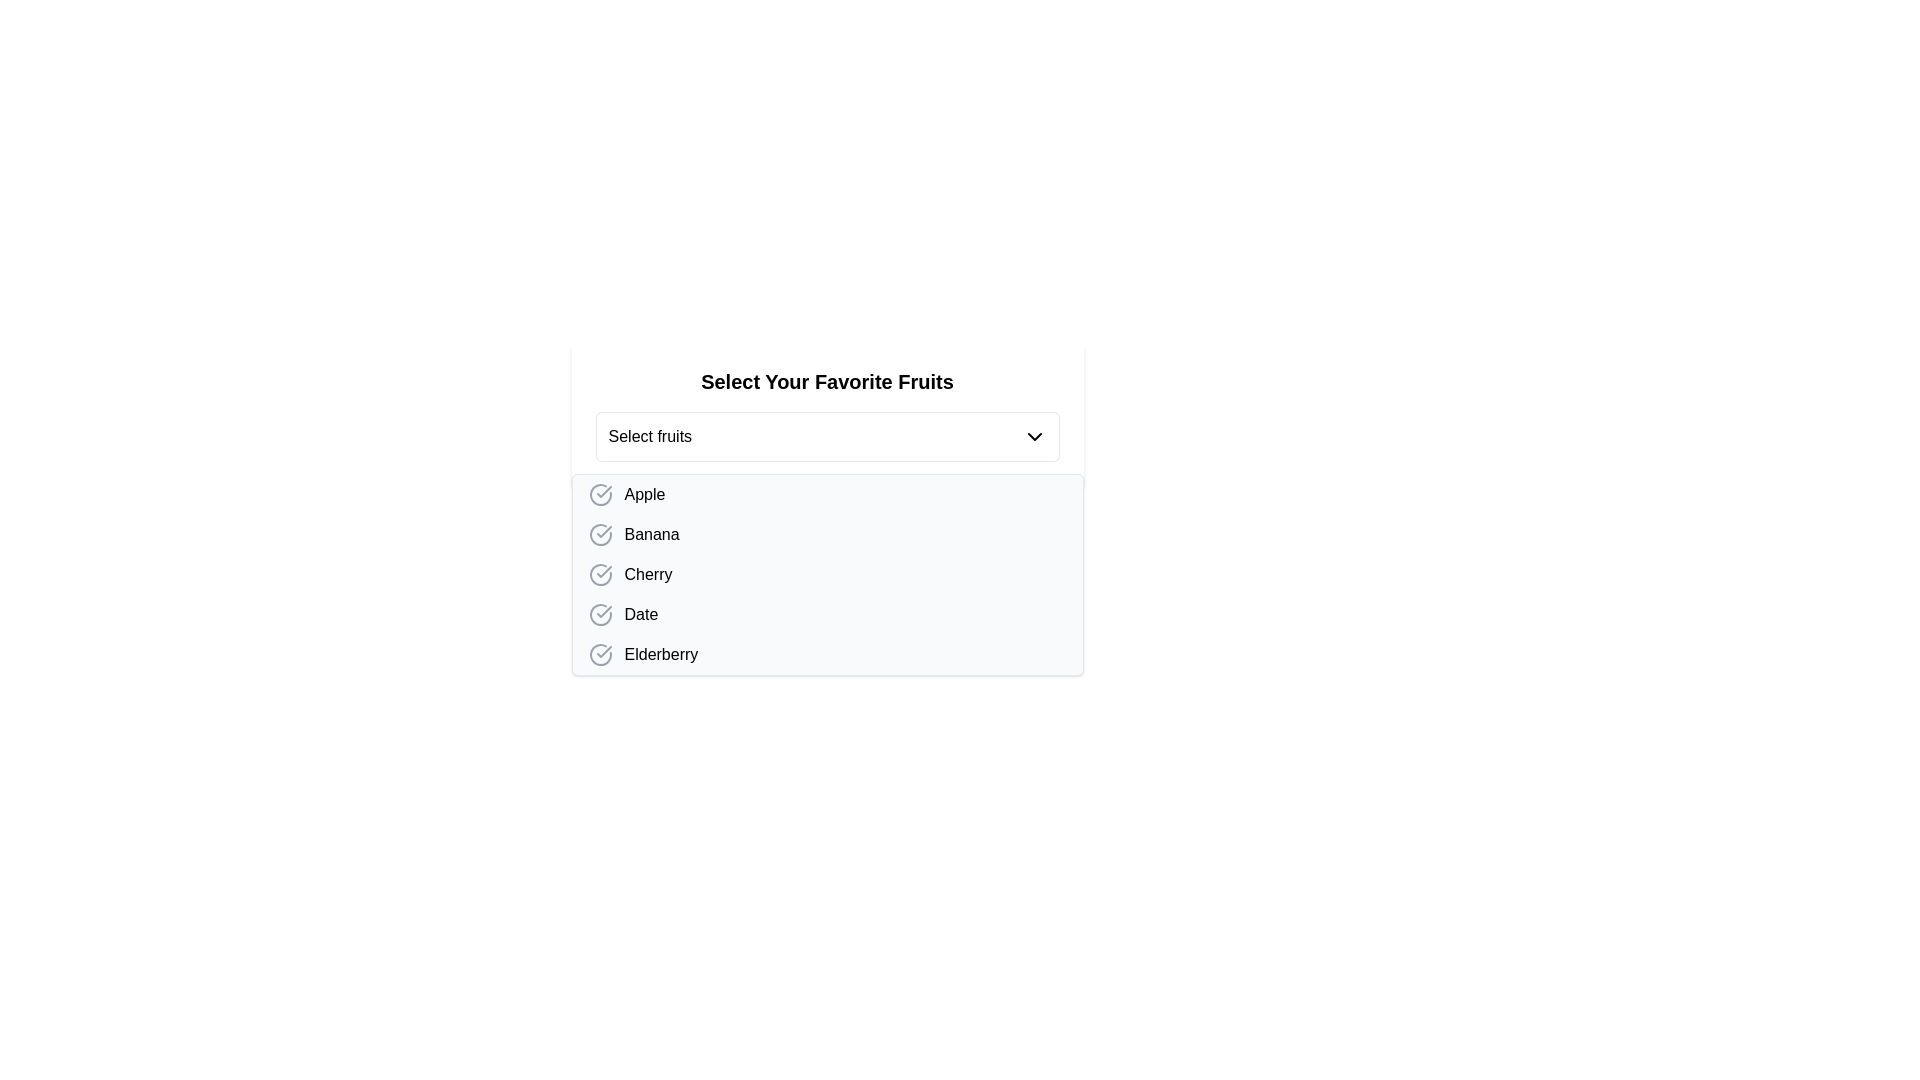  What do you see at coordinates (827, 414) in the screenshot?
I see `the dropdown selection labeled 'Select fruits' in the Dropdown Selection Card titled 'Select Your Favorite Fruits'` at bounding box center [827, 414].